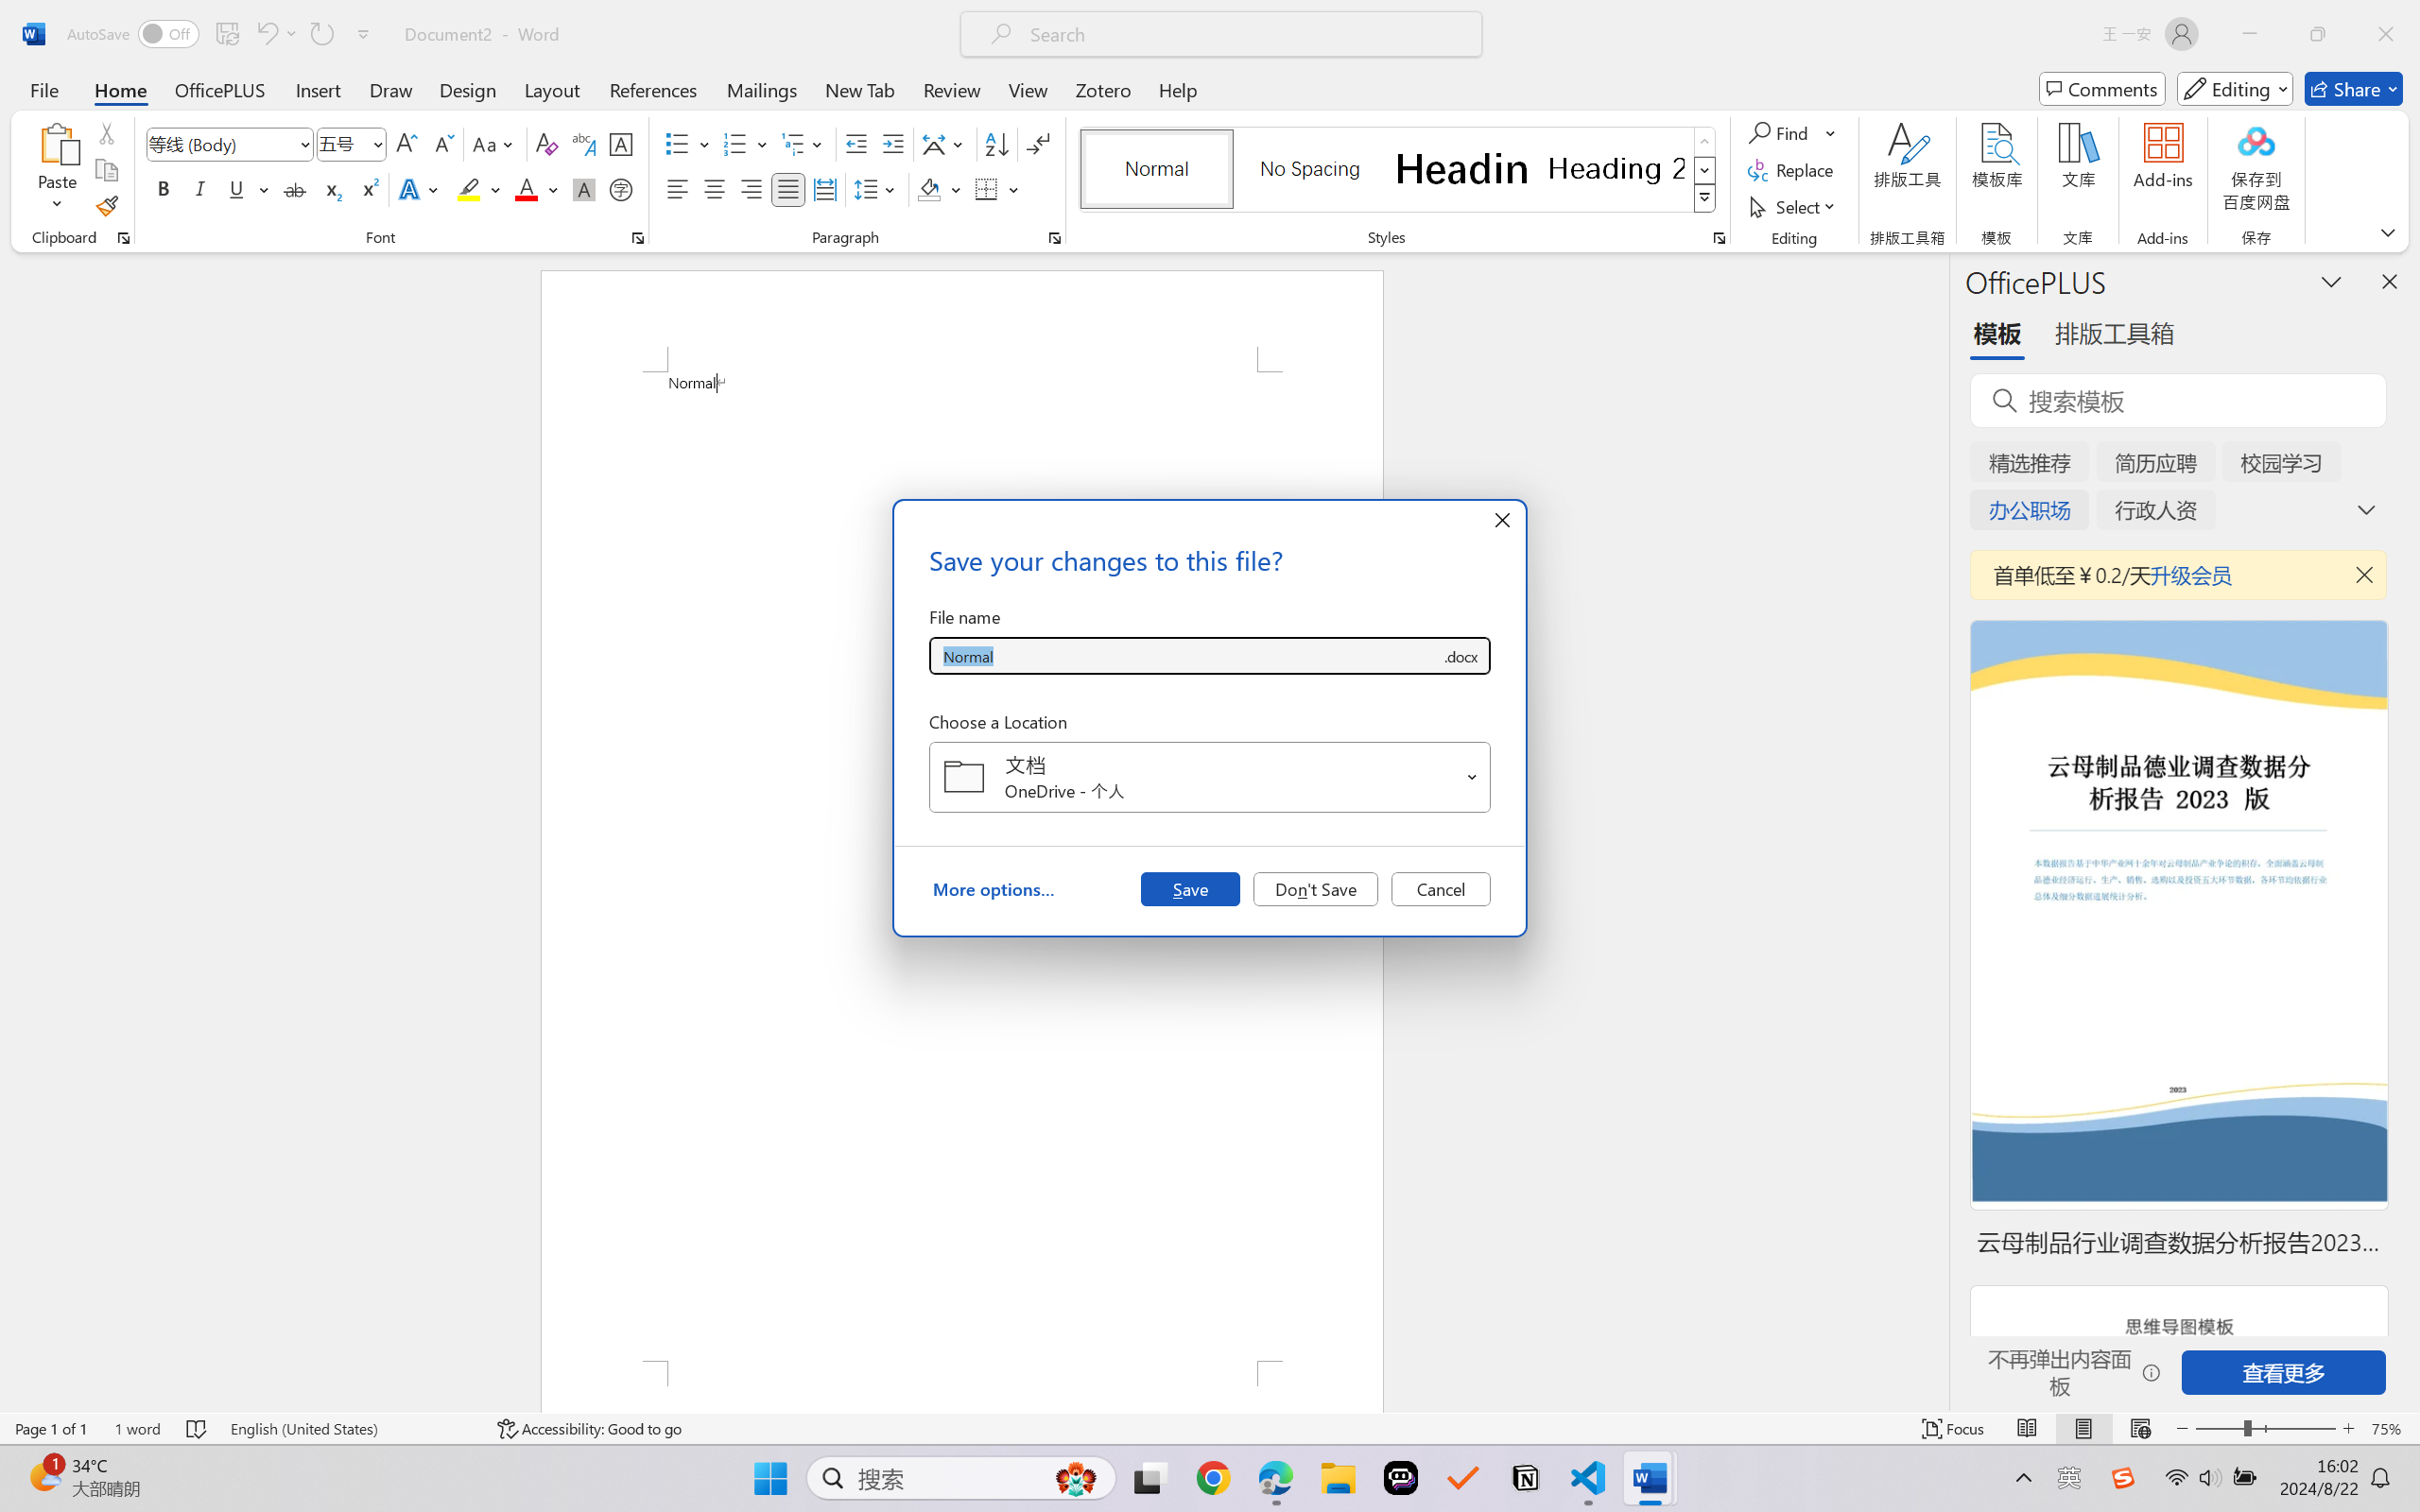 The width and height of the screenshot is (2420, 1512). I want to click on 'New Tab', so click(859, 88).